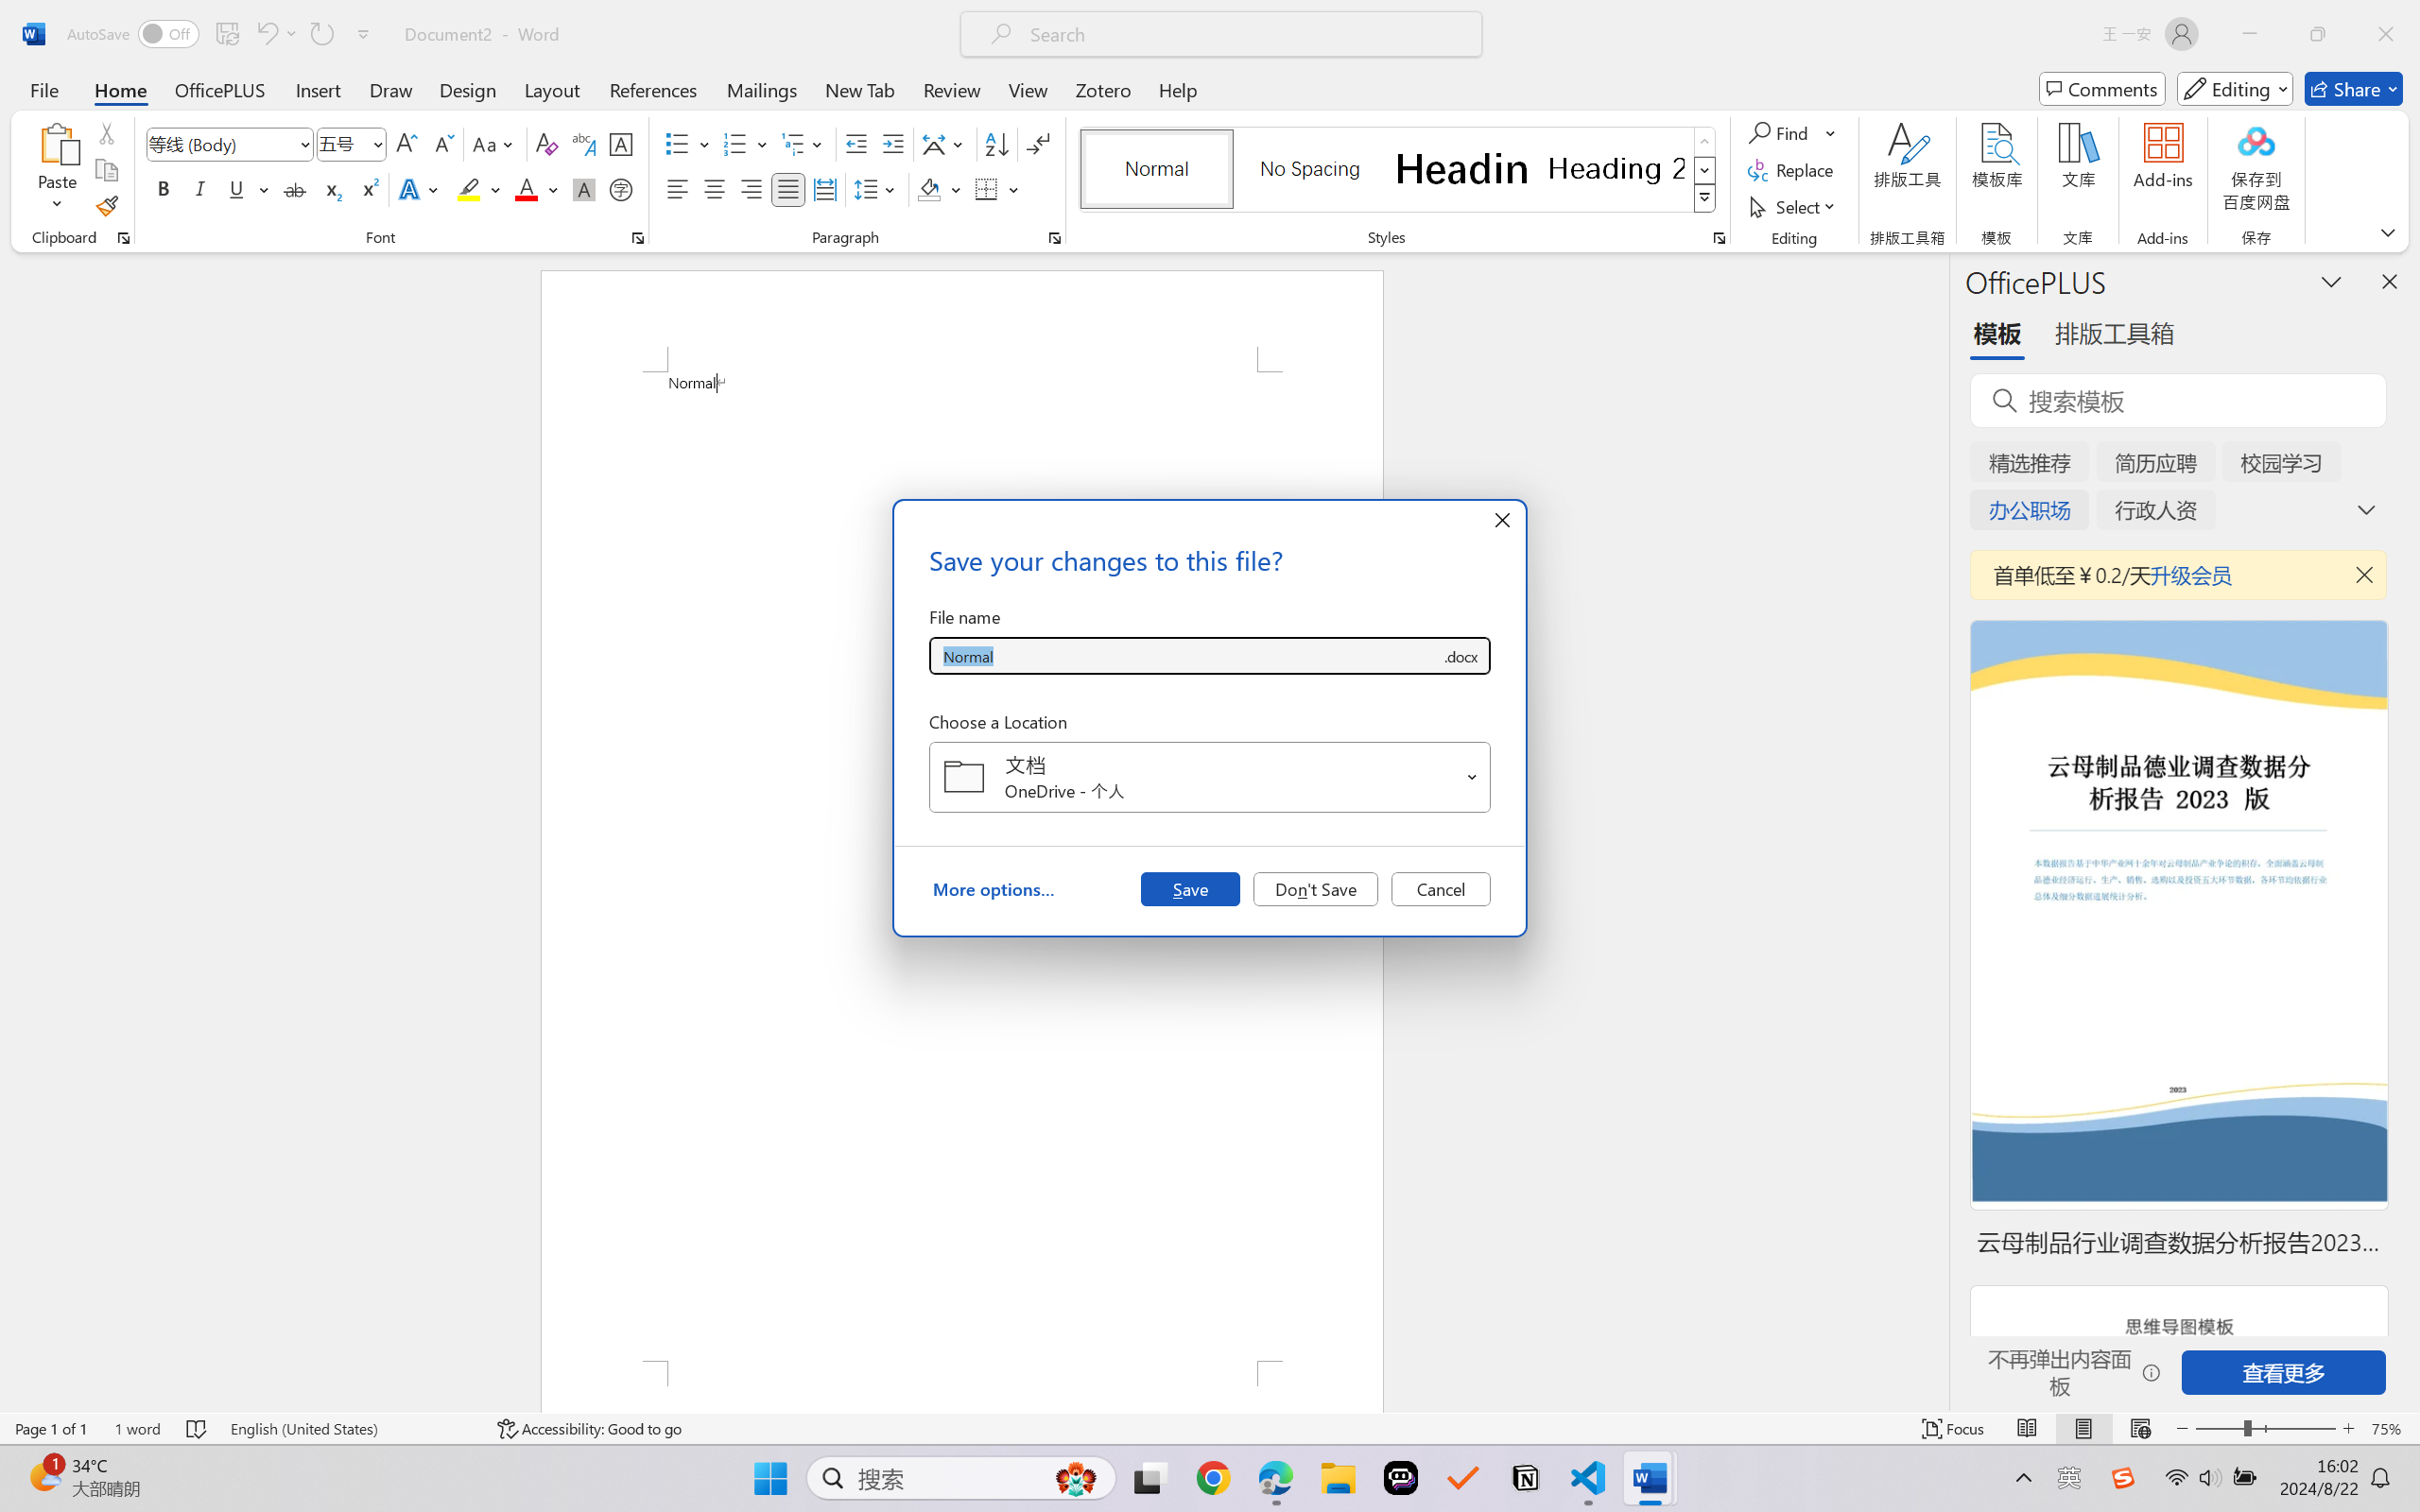 The width and height of the screenshot is (2420, 1512). I want to click on 'New Tab', so click(859, 88).